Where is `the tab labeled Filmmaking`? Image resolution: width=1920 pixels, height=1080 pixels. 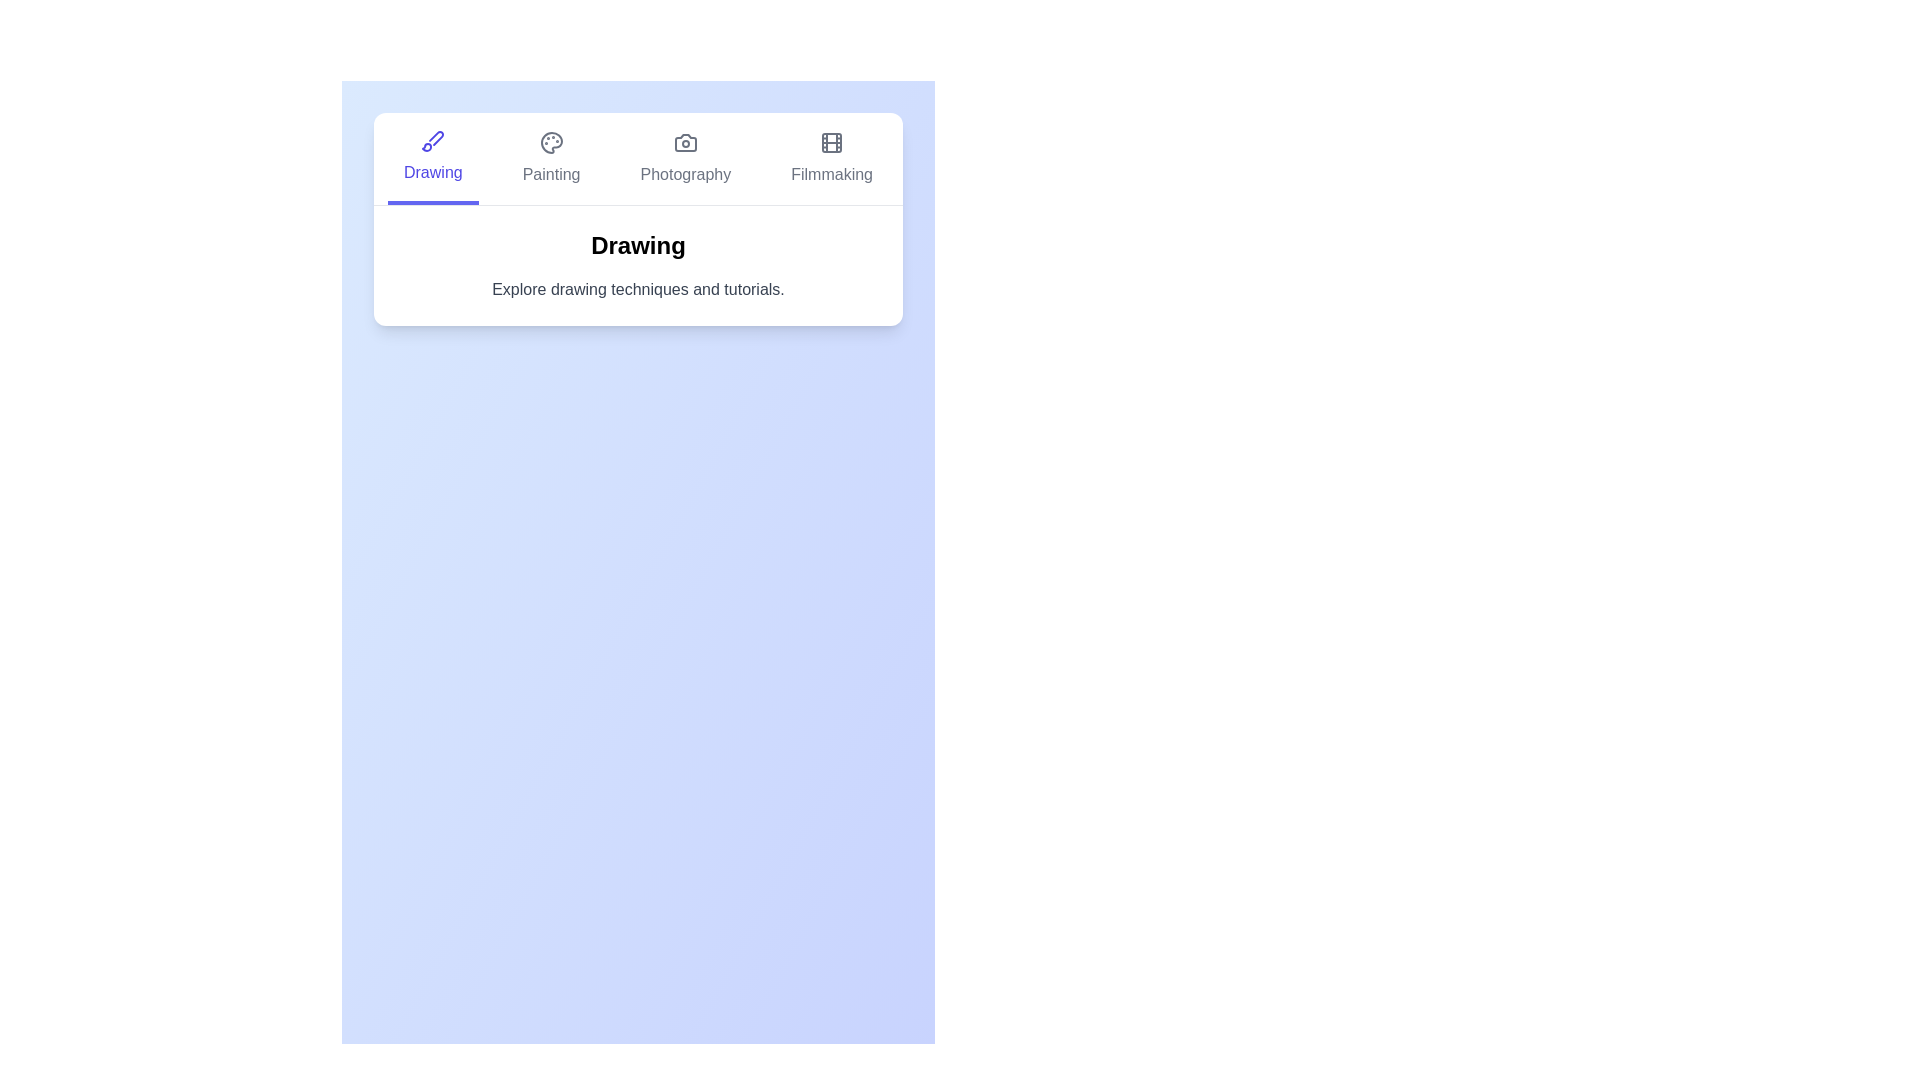 the tab labeled Filmmaking is located at coordinates (831, 157).